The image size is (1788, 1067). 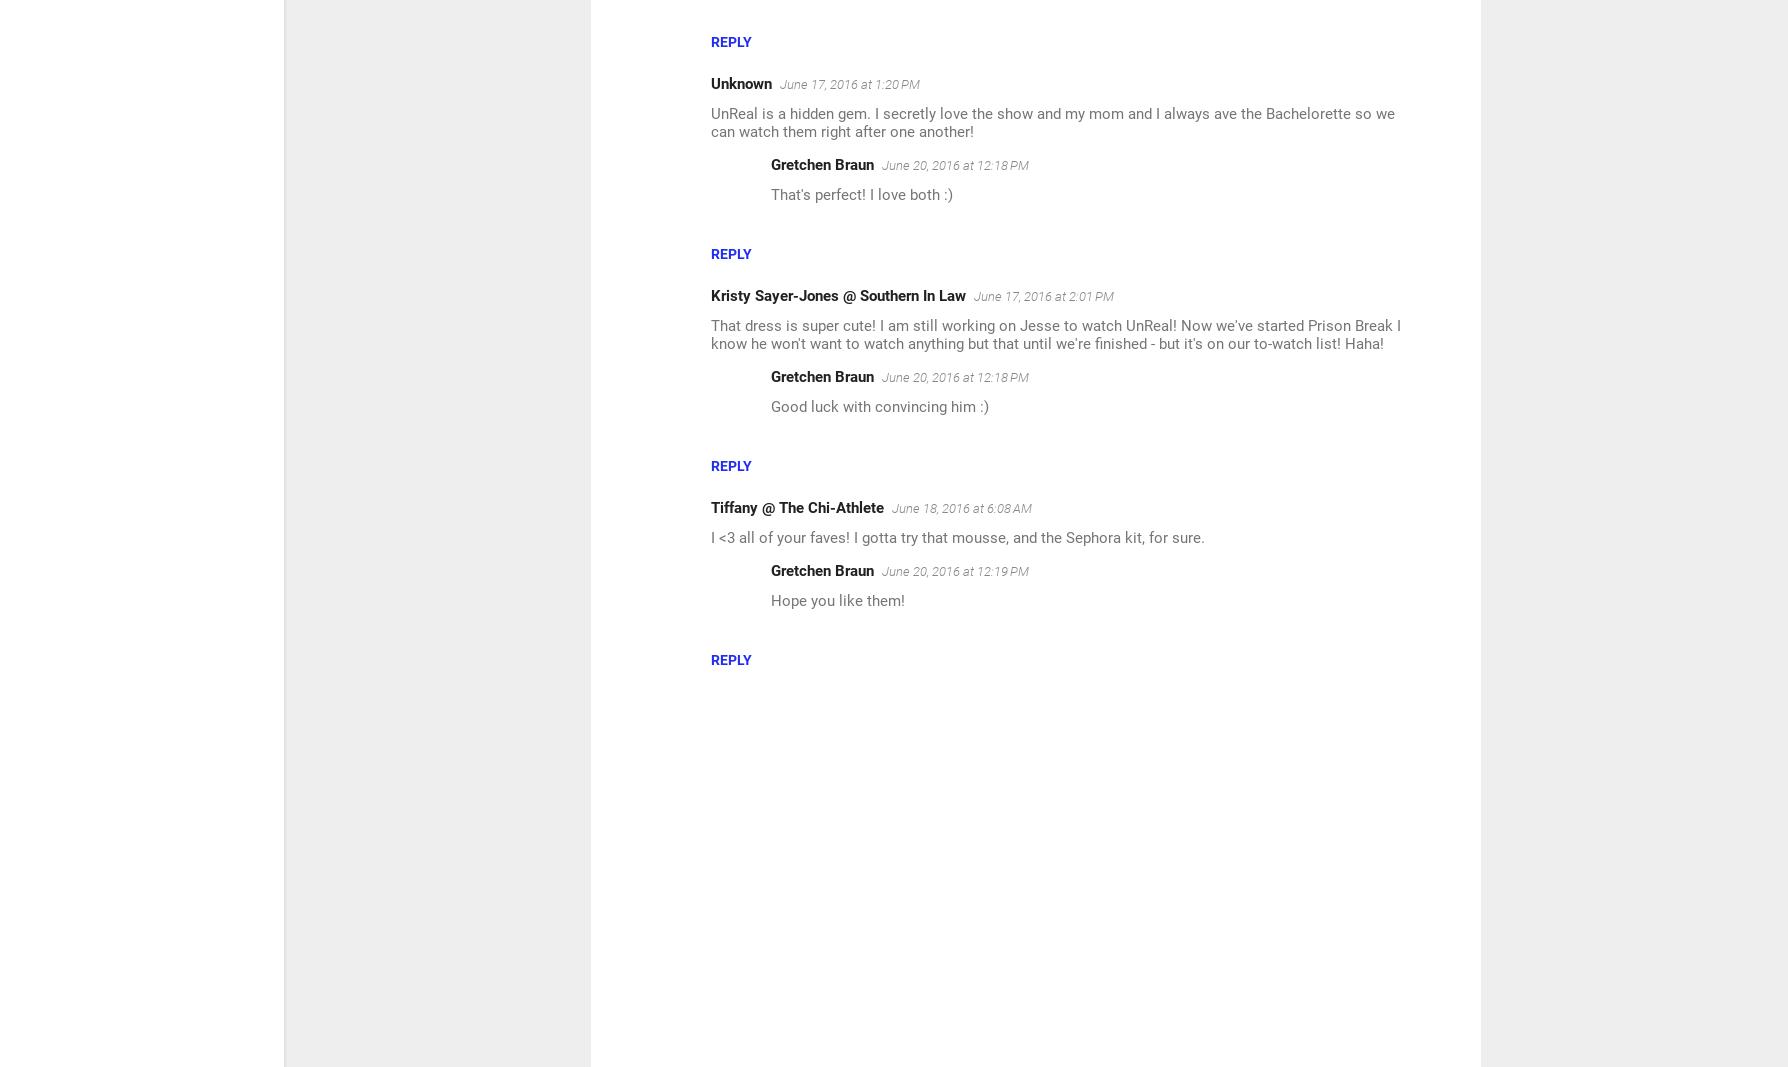 What do you see at coordinates (955, 571) in the screenshot?
I see `'June 20, 2016 at 12:19 PM'` at bounding box center [955, 571].